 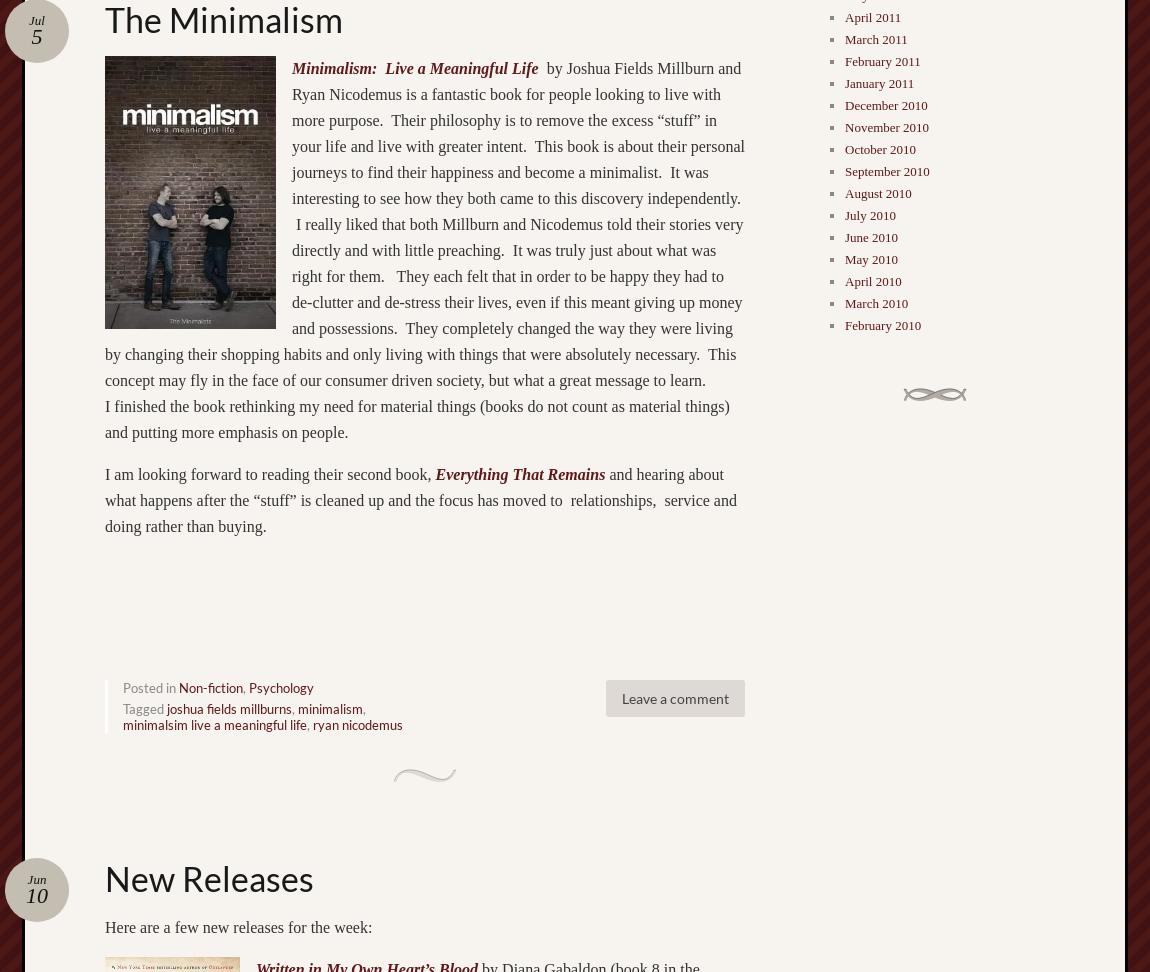 What do you see at coordinates (882, 324) in the screenshot?
I see `'February 2010'` at bounding box center [882, 324].